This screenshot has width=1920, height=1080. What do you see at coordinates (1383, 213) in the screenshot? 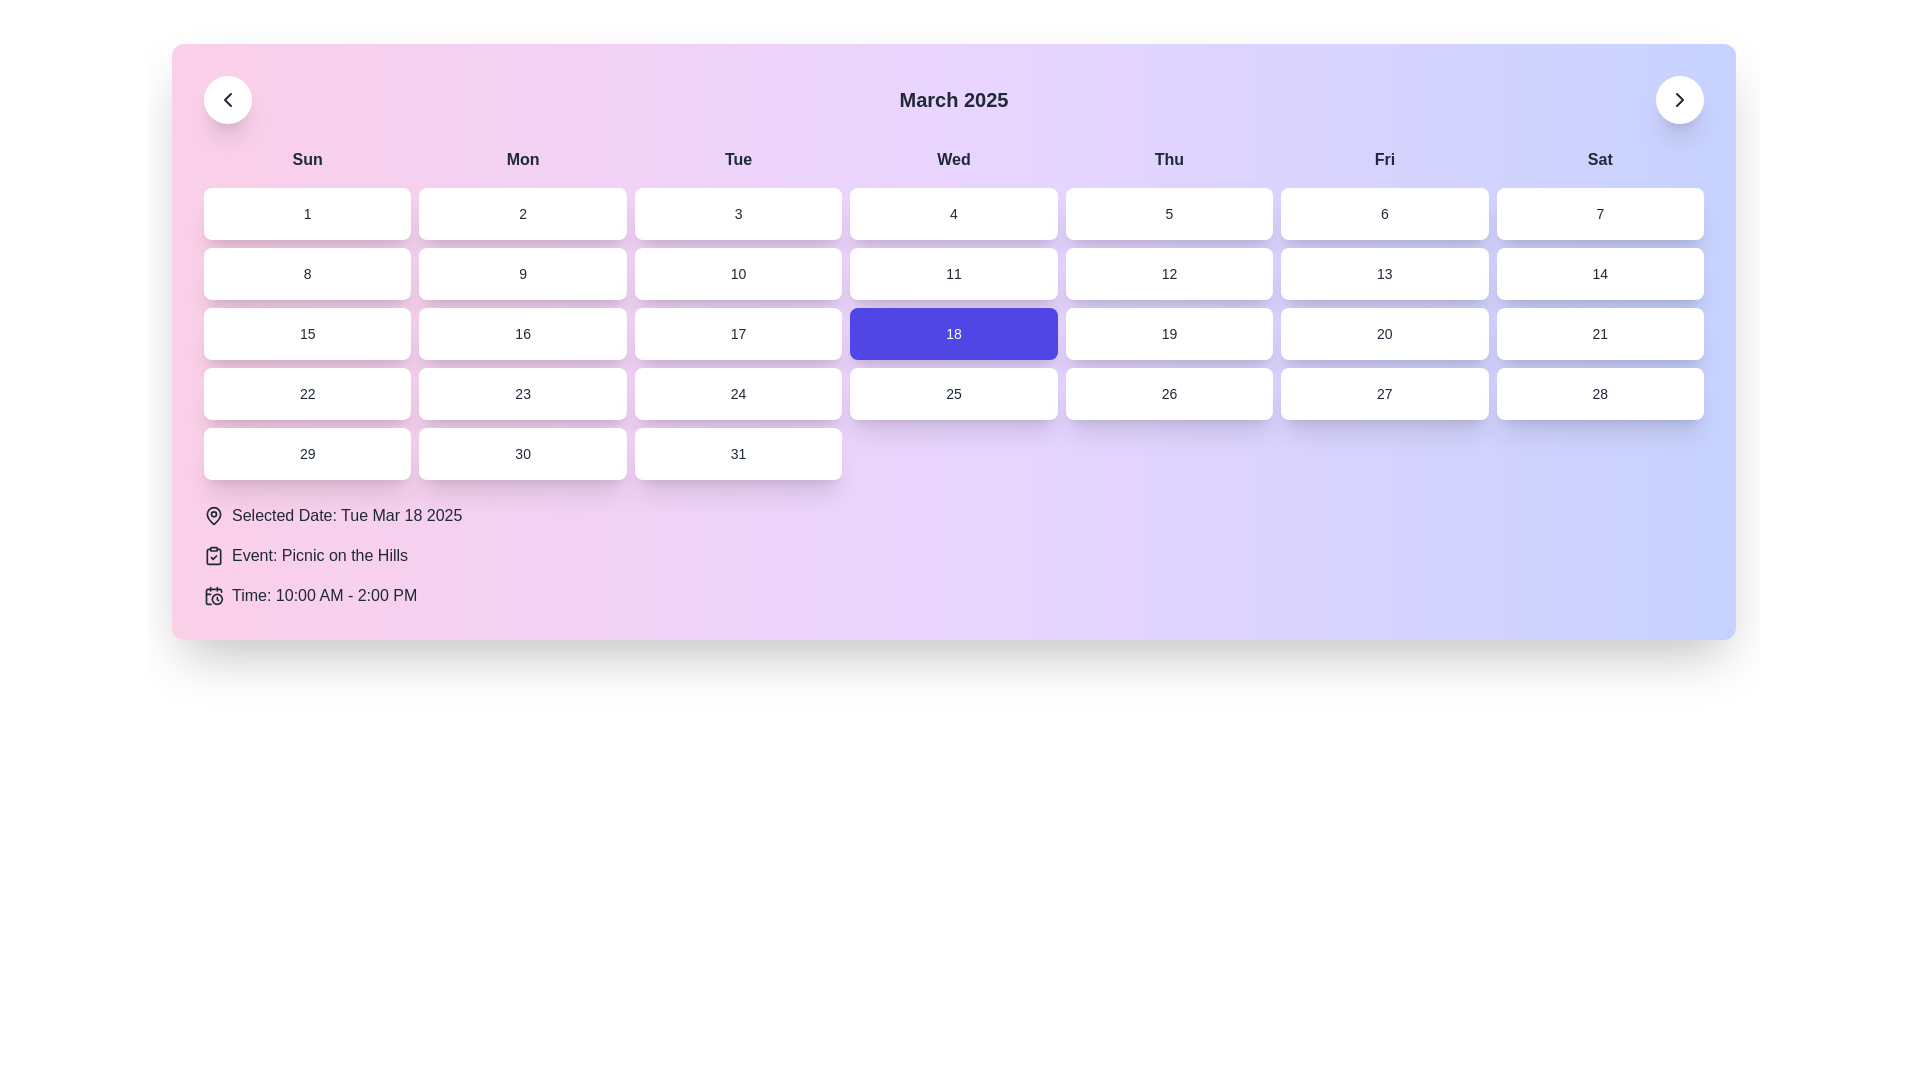
I see `the button representing the 6th day of the month in the calendar interface` at bounding box center [1383, 213].